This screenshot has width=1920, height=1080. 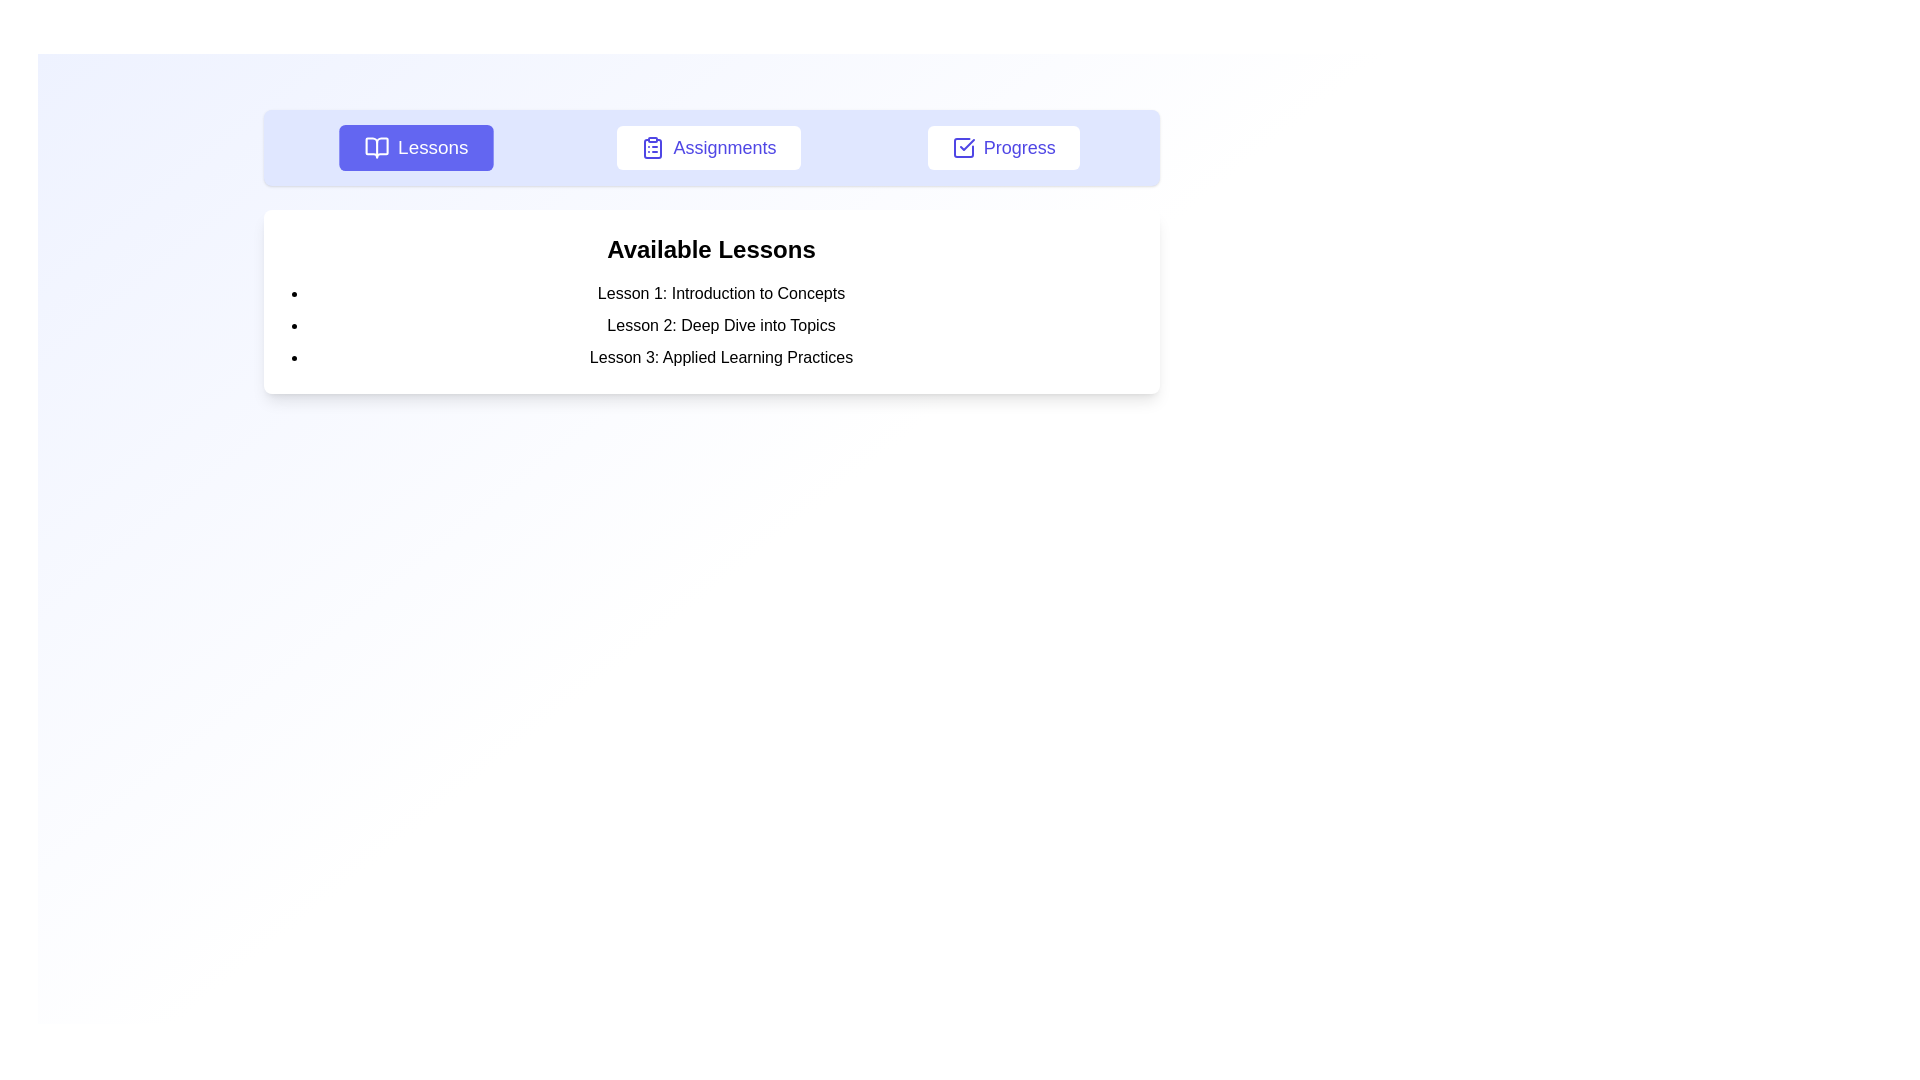 What do you see at coordinates (1003, 146) in the screenshot?
I see `the 'Progress' button, which is a rectangular button with rounded corners, featuring a checked square icon and indigo text` at bounding box center [1003, 146].